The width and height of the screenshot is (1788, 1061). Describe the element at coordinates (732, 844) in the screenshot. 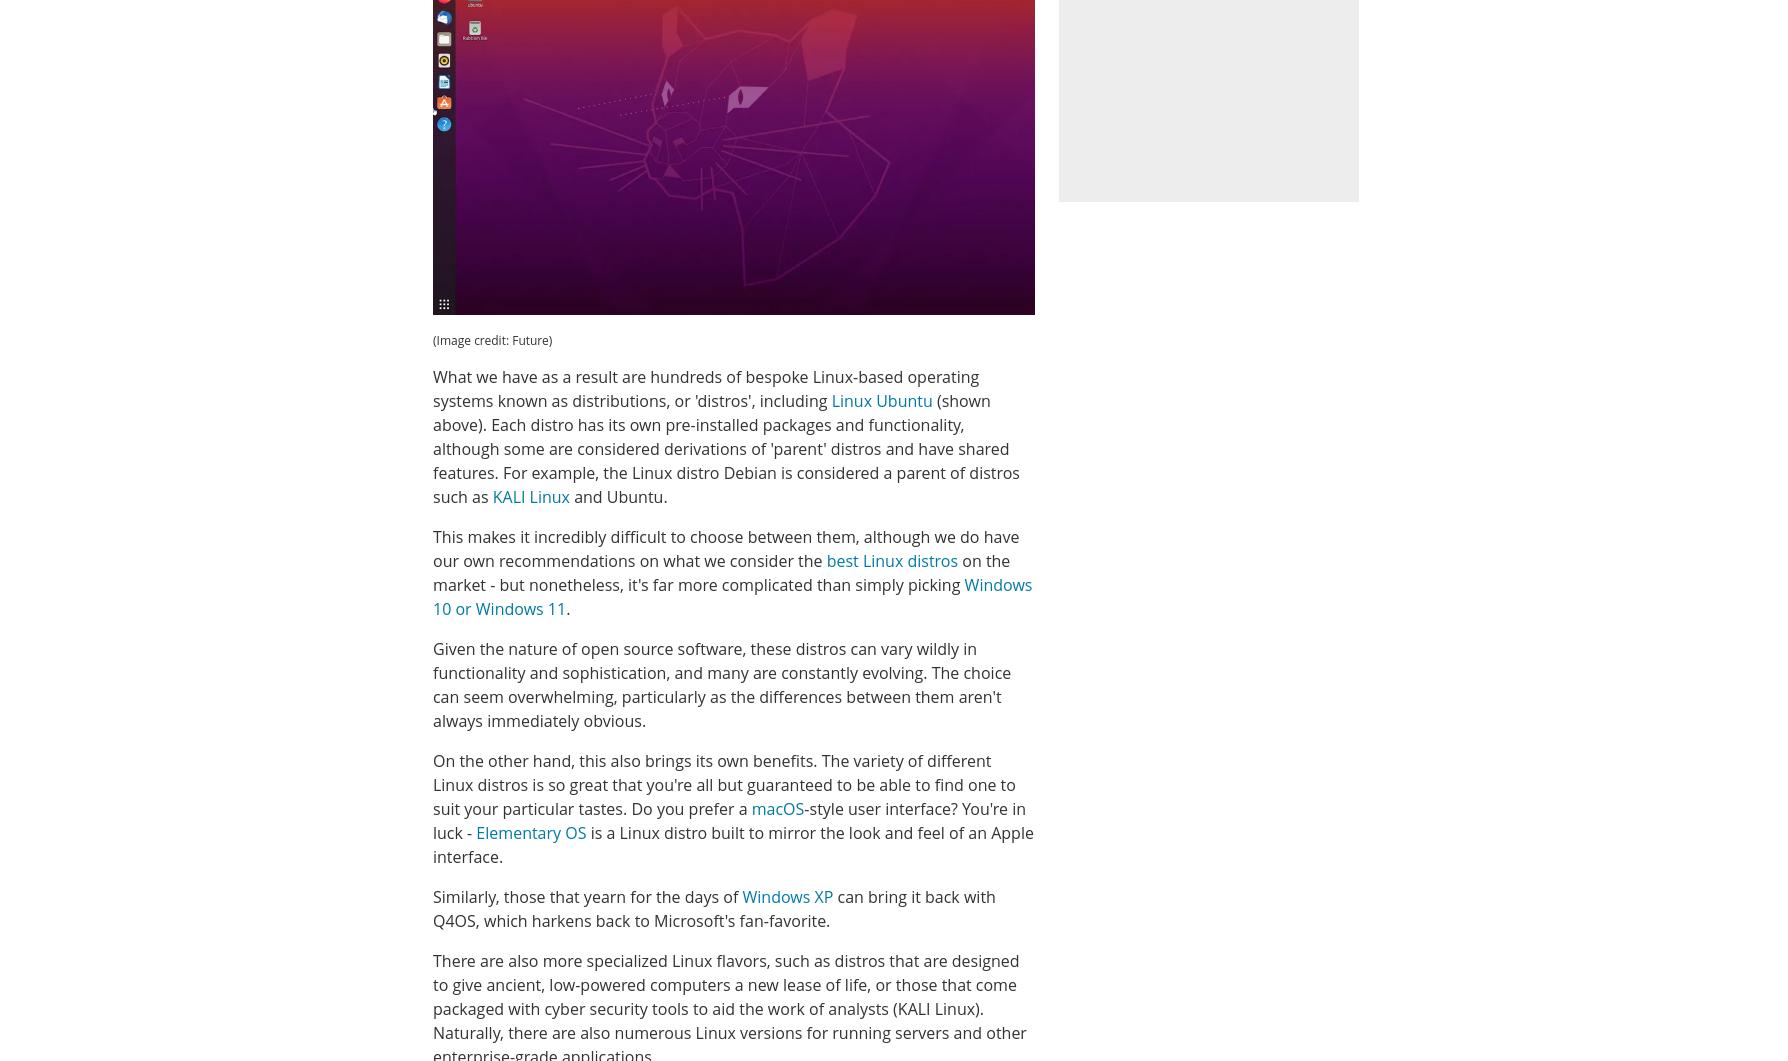

I see `'is a Linux distro built to mirror the look and feel of an Apple interface.'` at that location.